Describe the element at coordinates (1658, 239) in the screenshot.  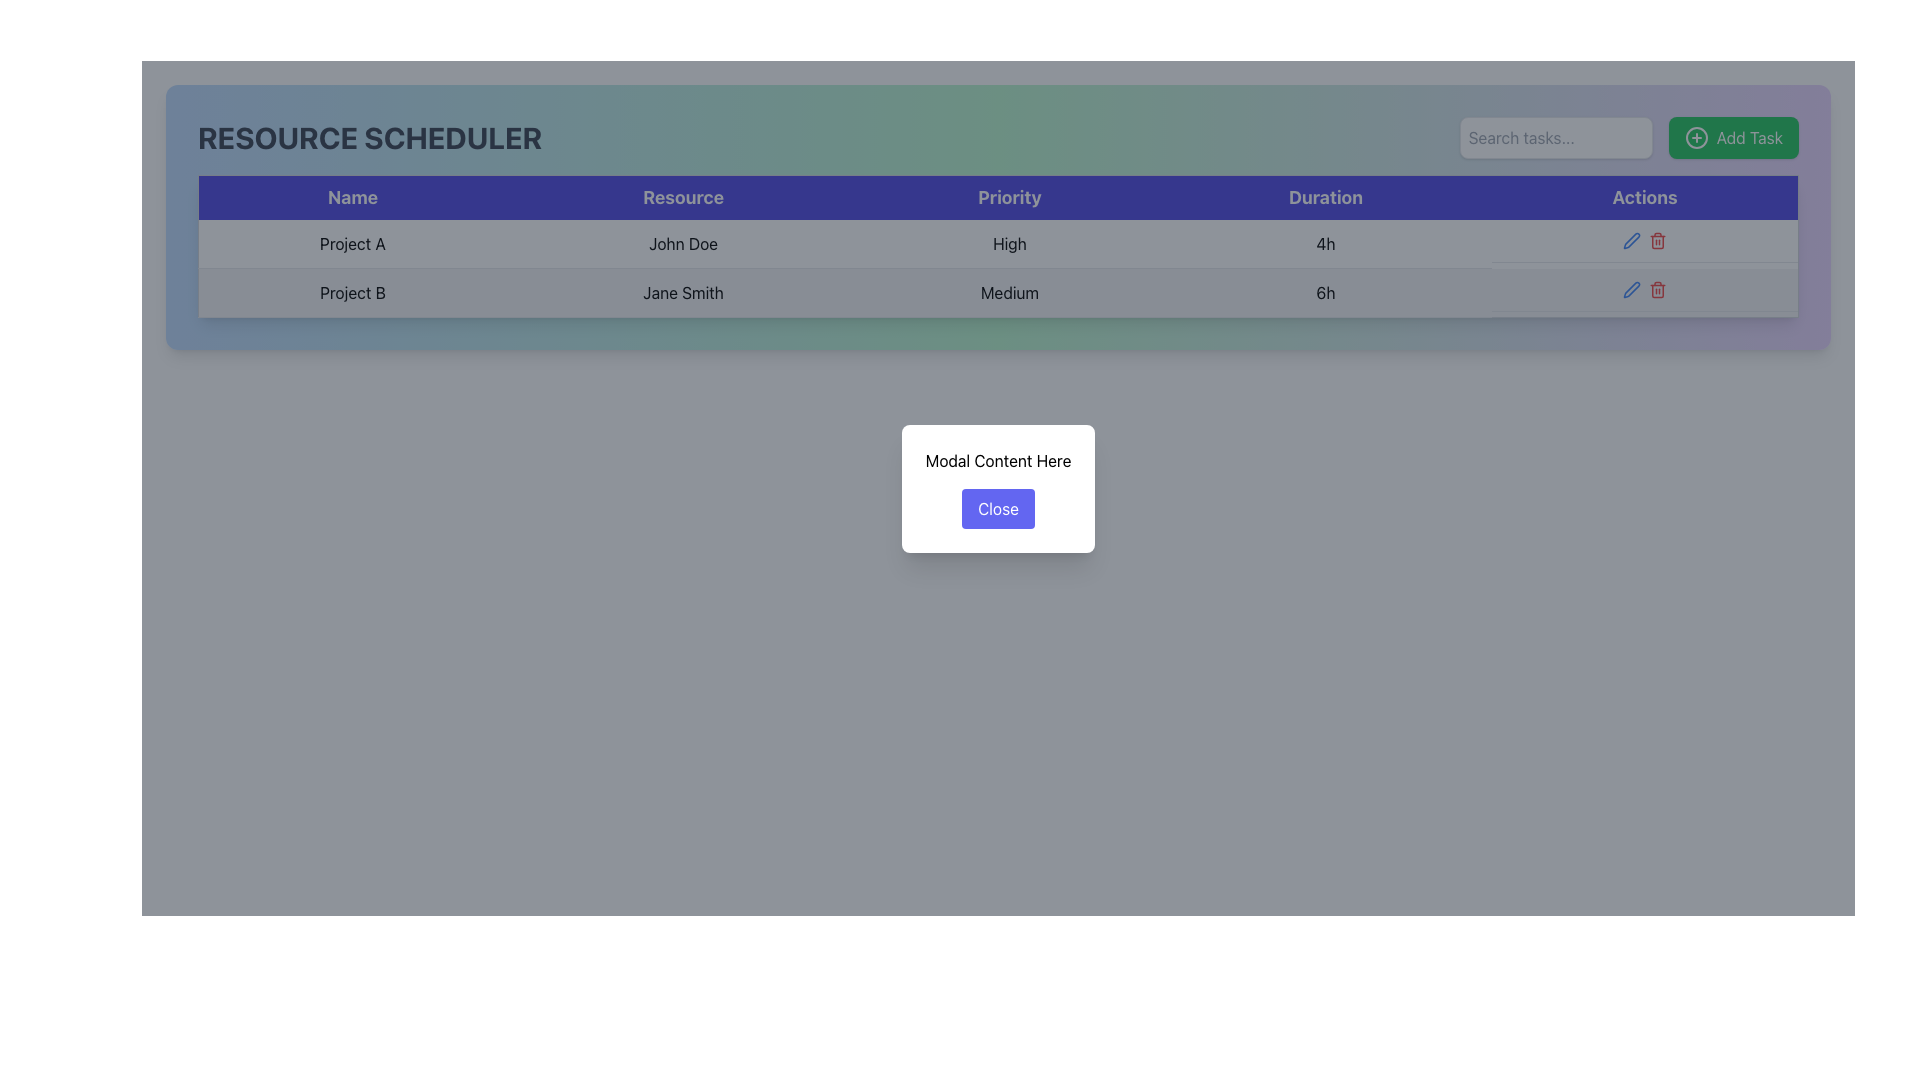
I see `the delete button with an icon located in the 'Actions' column of the second row in the table` at that location.